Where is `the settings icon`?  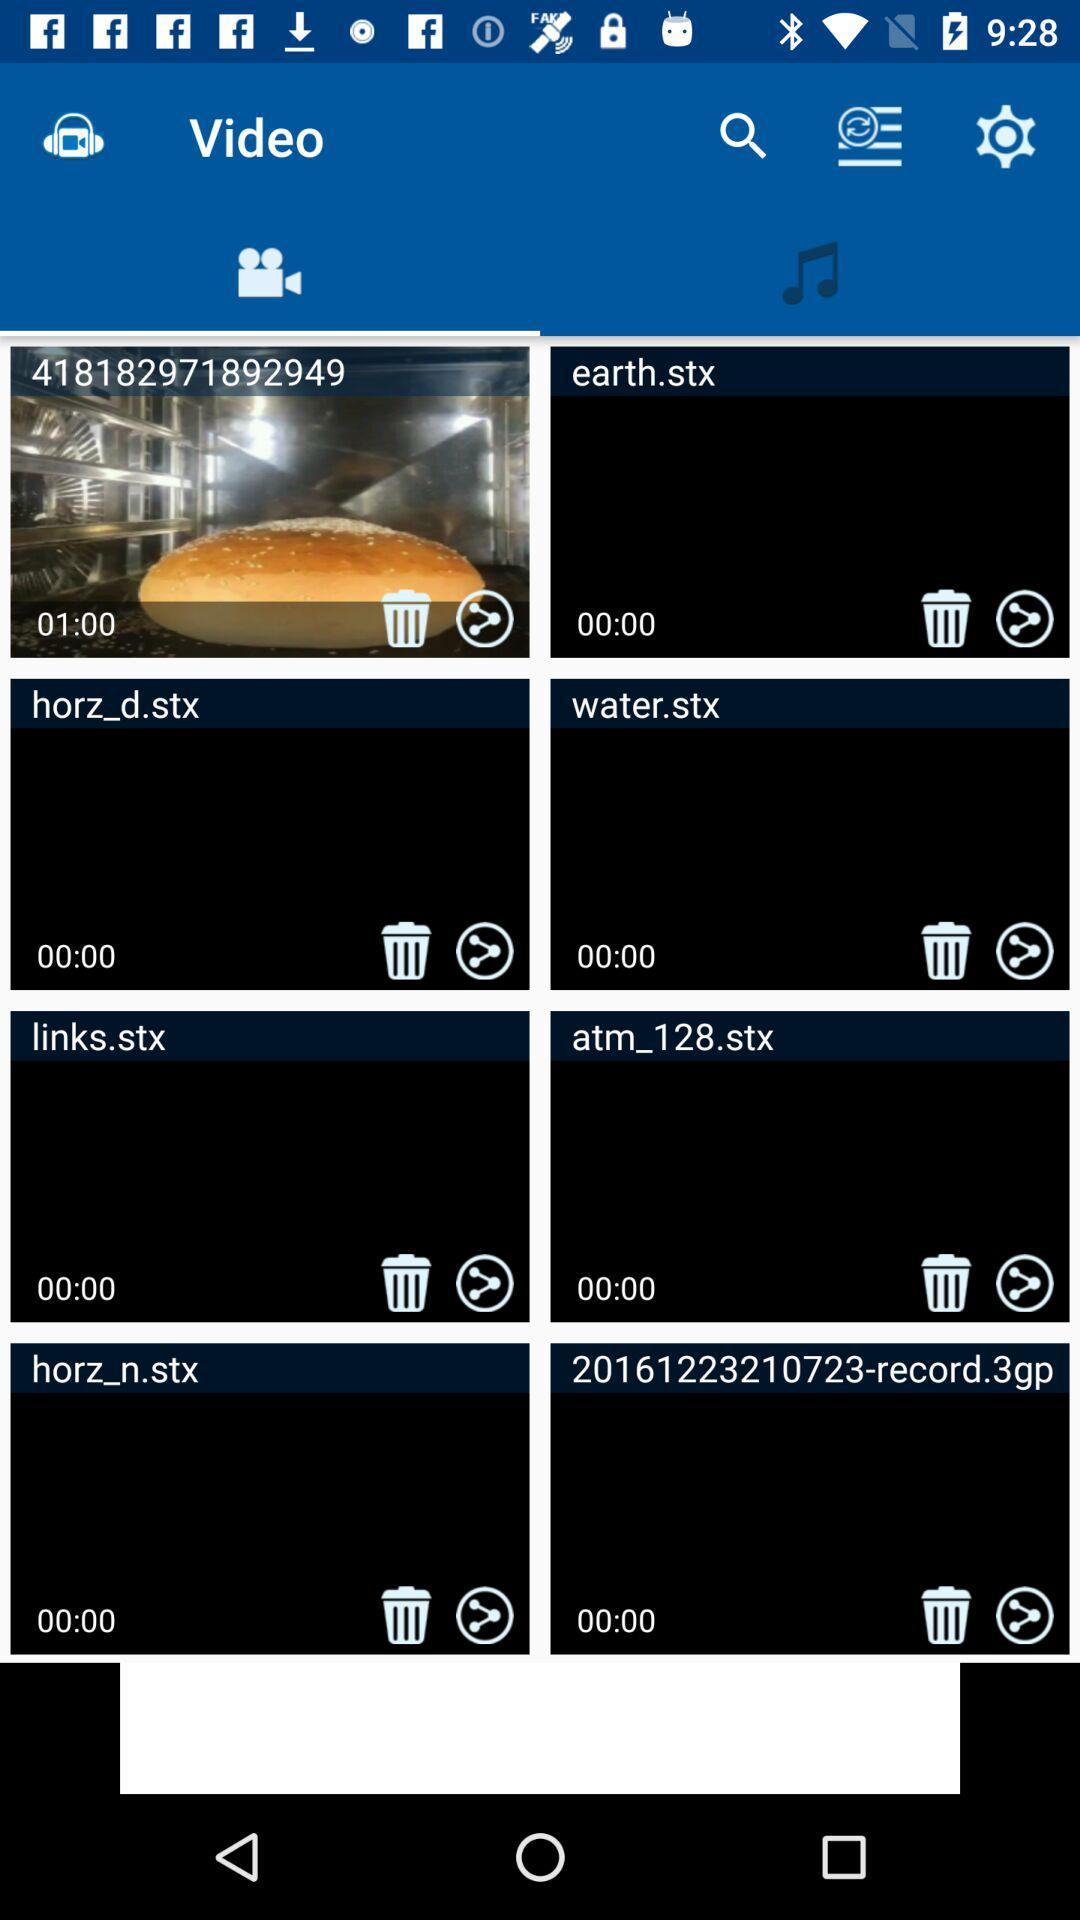
the settings icon is located at coordinates (1006, 136).